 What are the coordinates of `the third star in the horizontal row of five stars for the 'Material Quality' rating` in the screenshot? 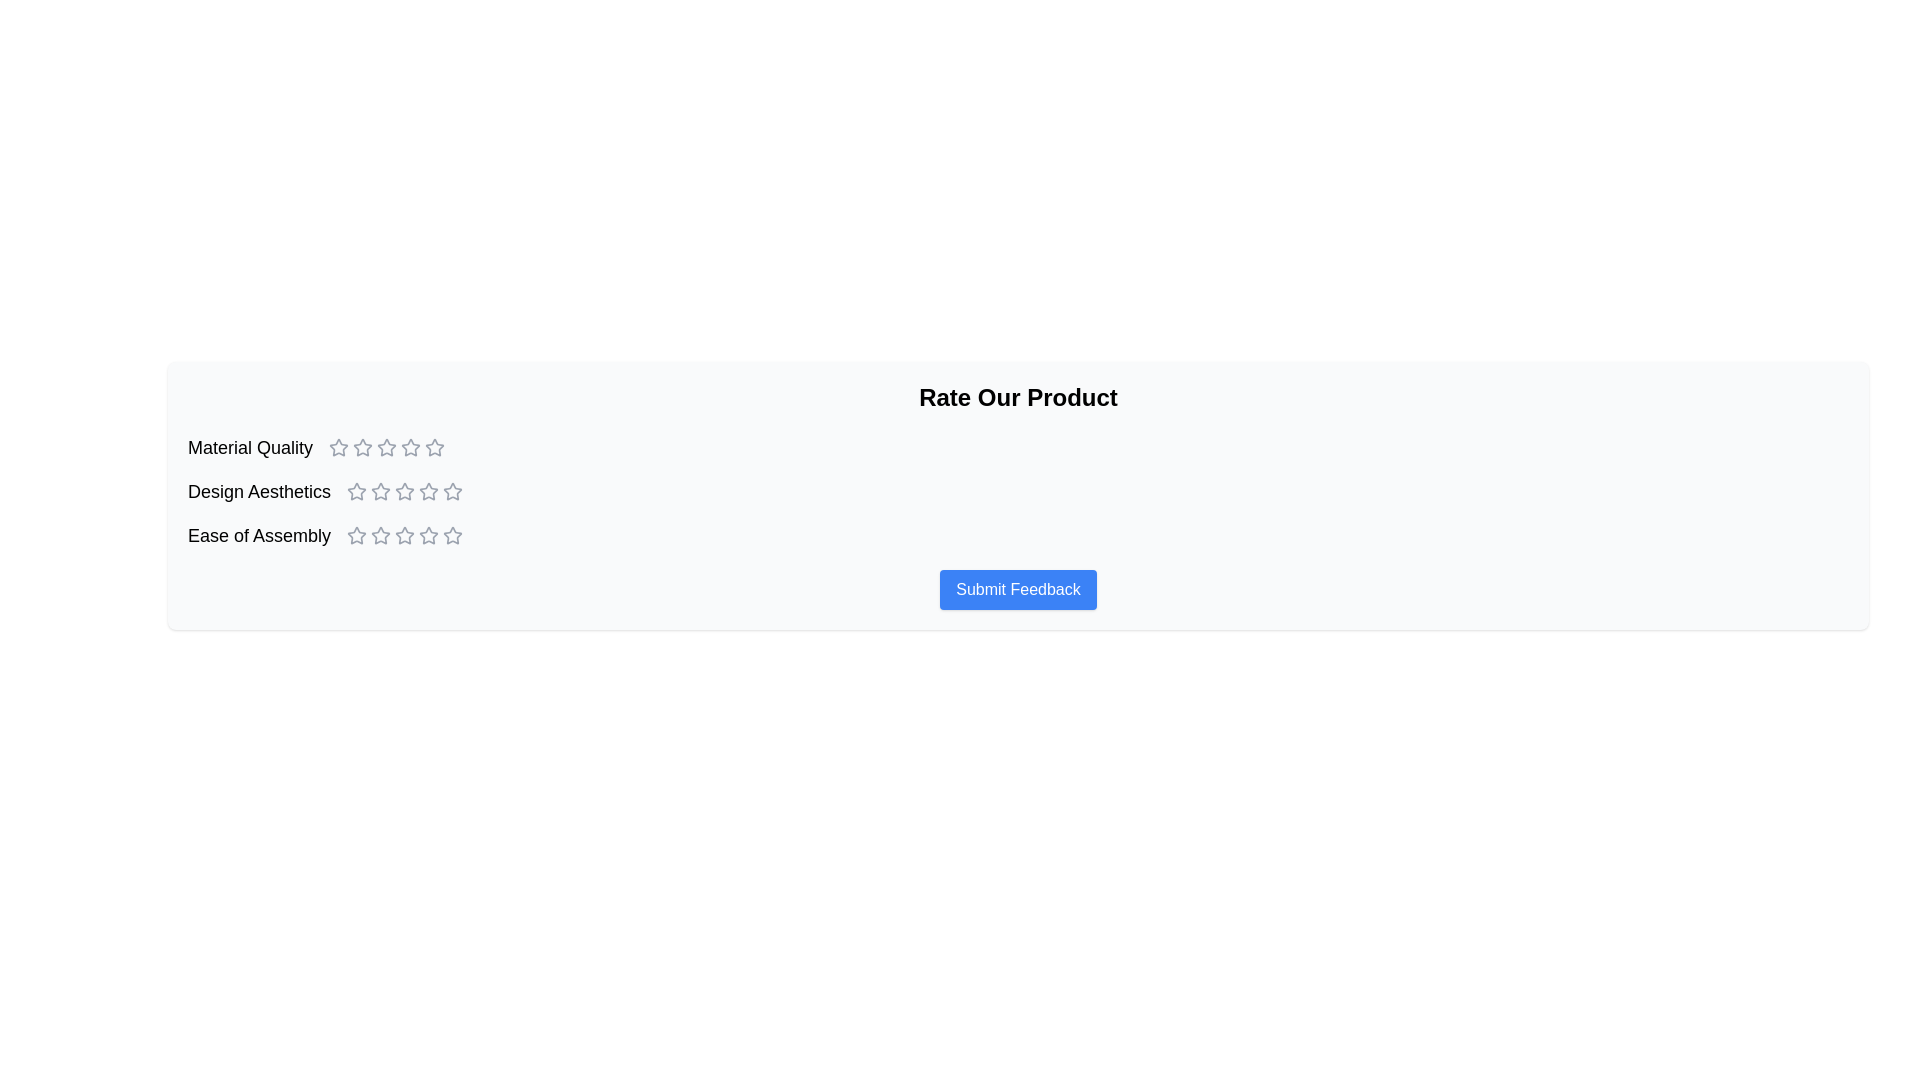 It's located at (363, 446).